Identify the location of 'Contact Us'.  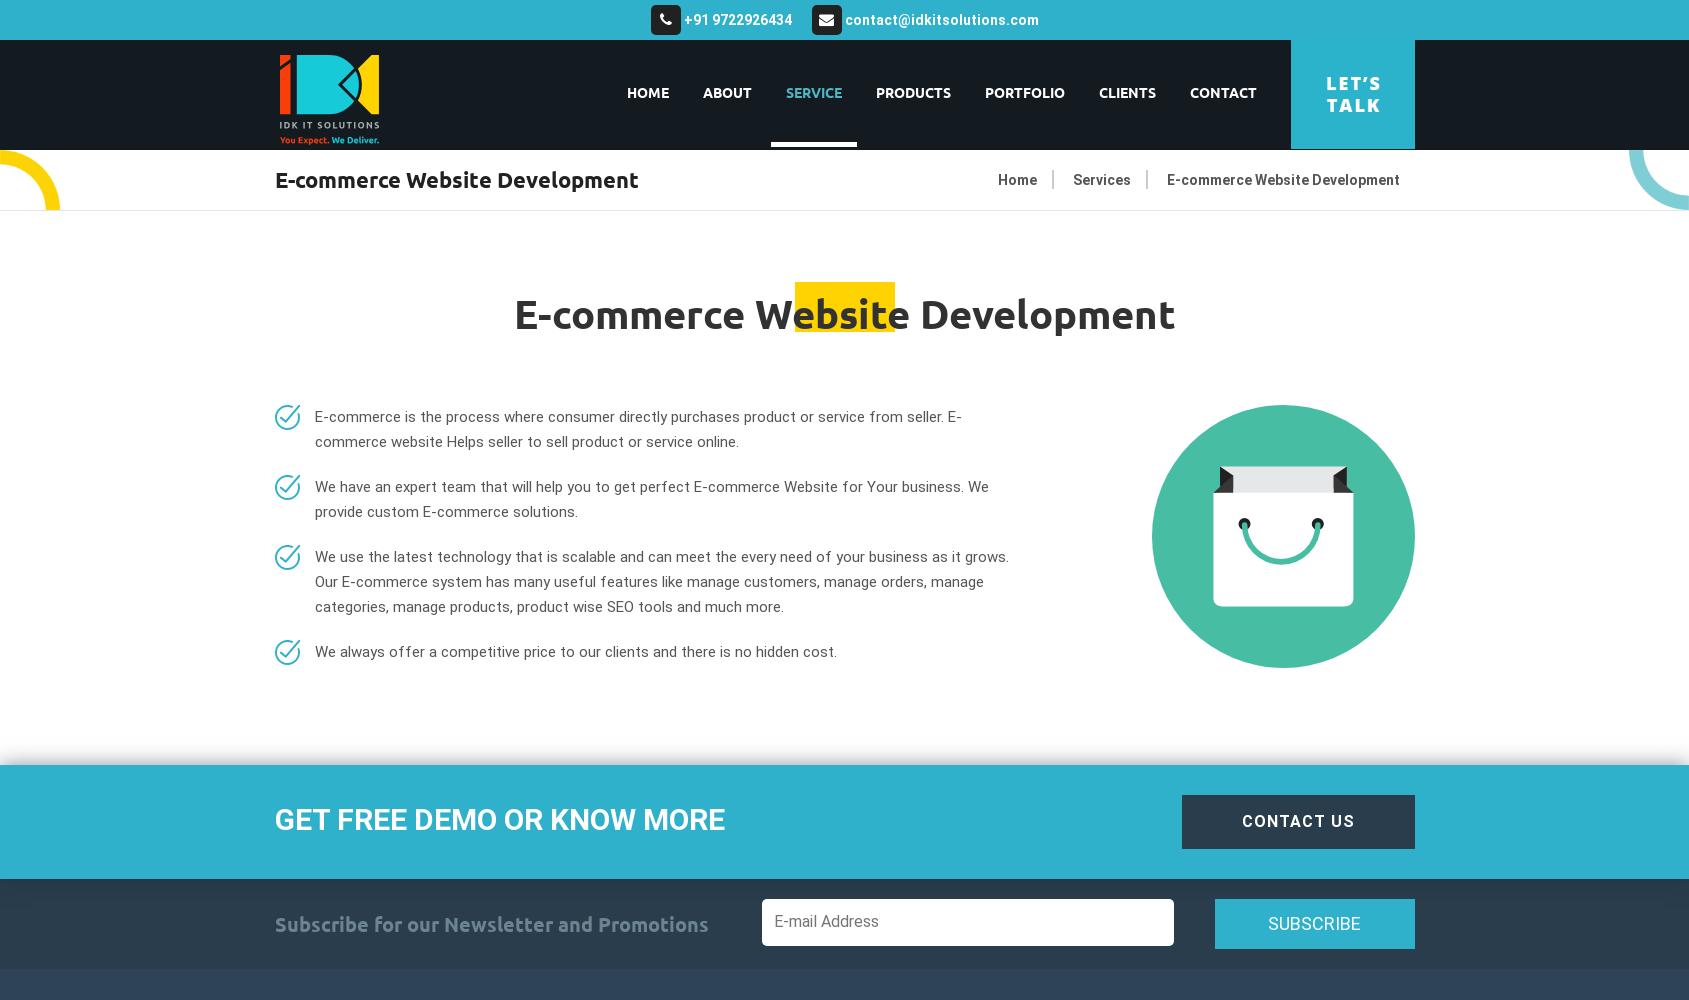
(1241, 820).